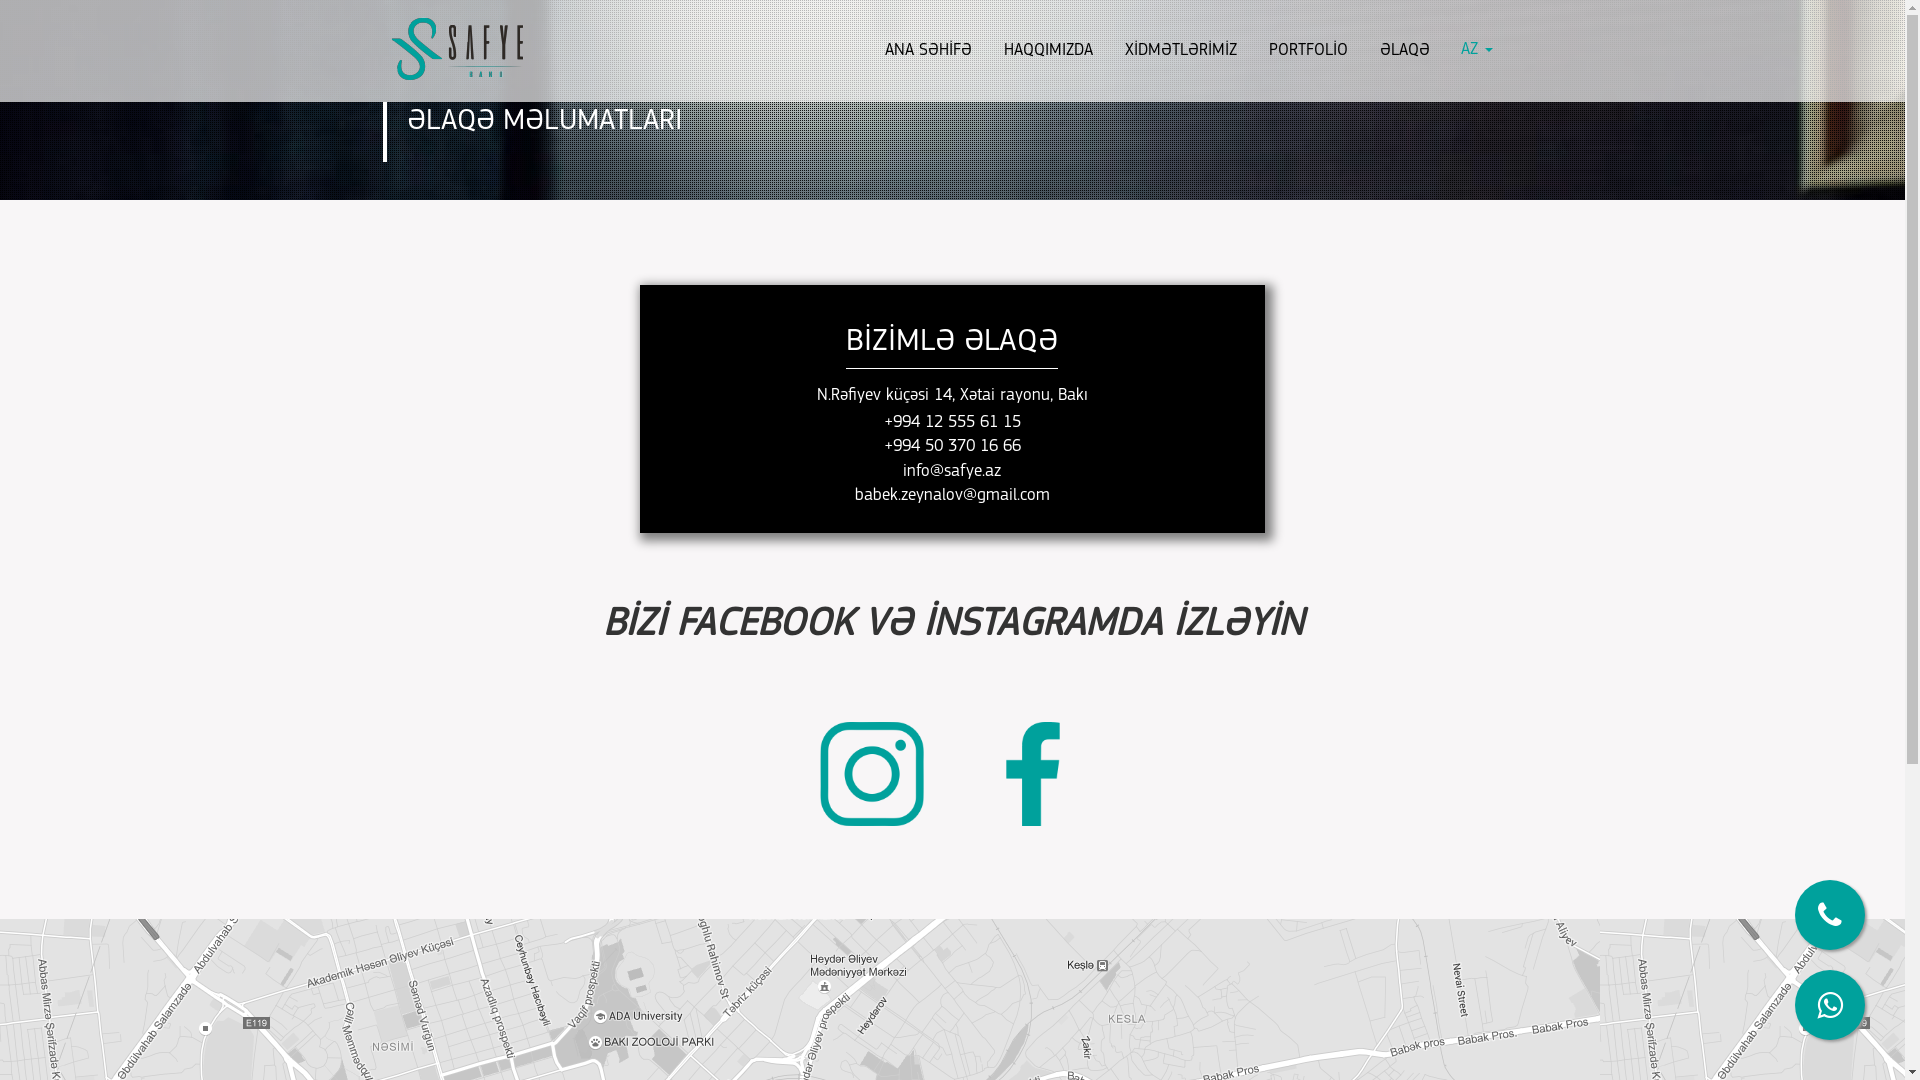 The width and height of the screenshot is (1920, 1080). What do you see at coordinates (1047, 49) in the screenshot?
I see `'HAQQIMIZDA'` at bounding box center [1047, 49].